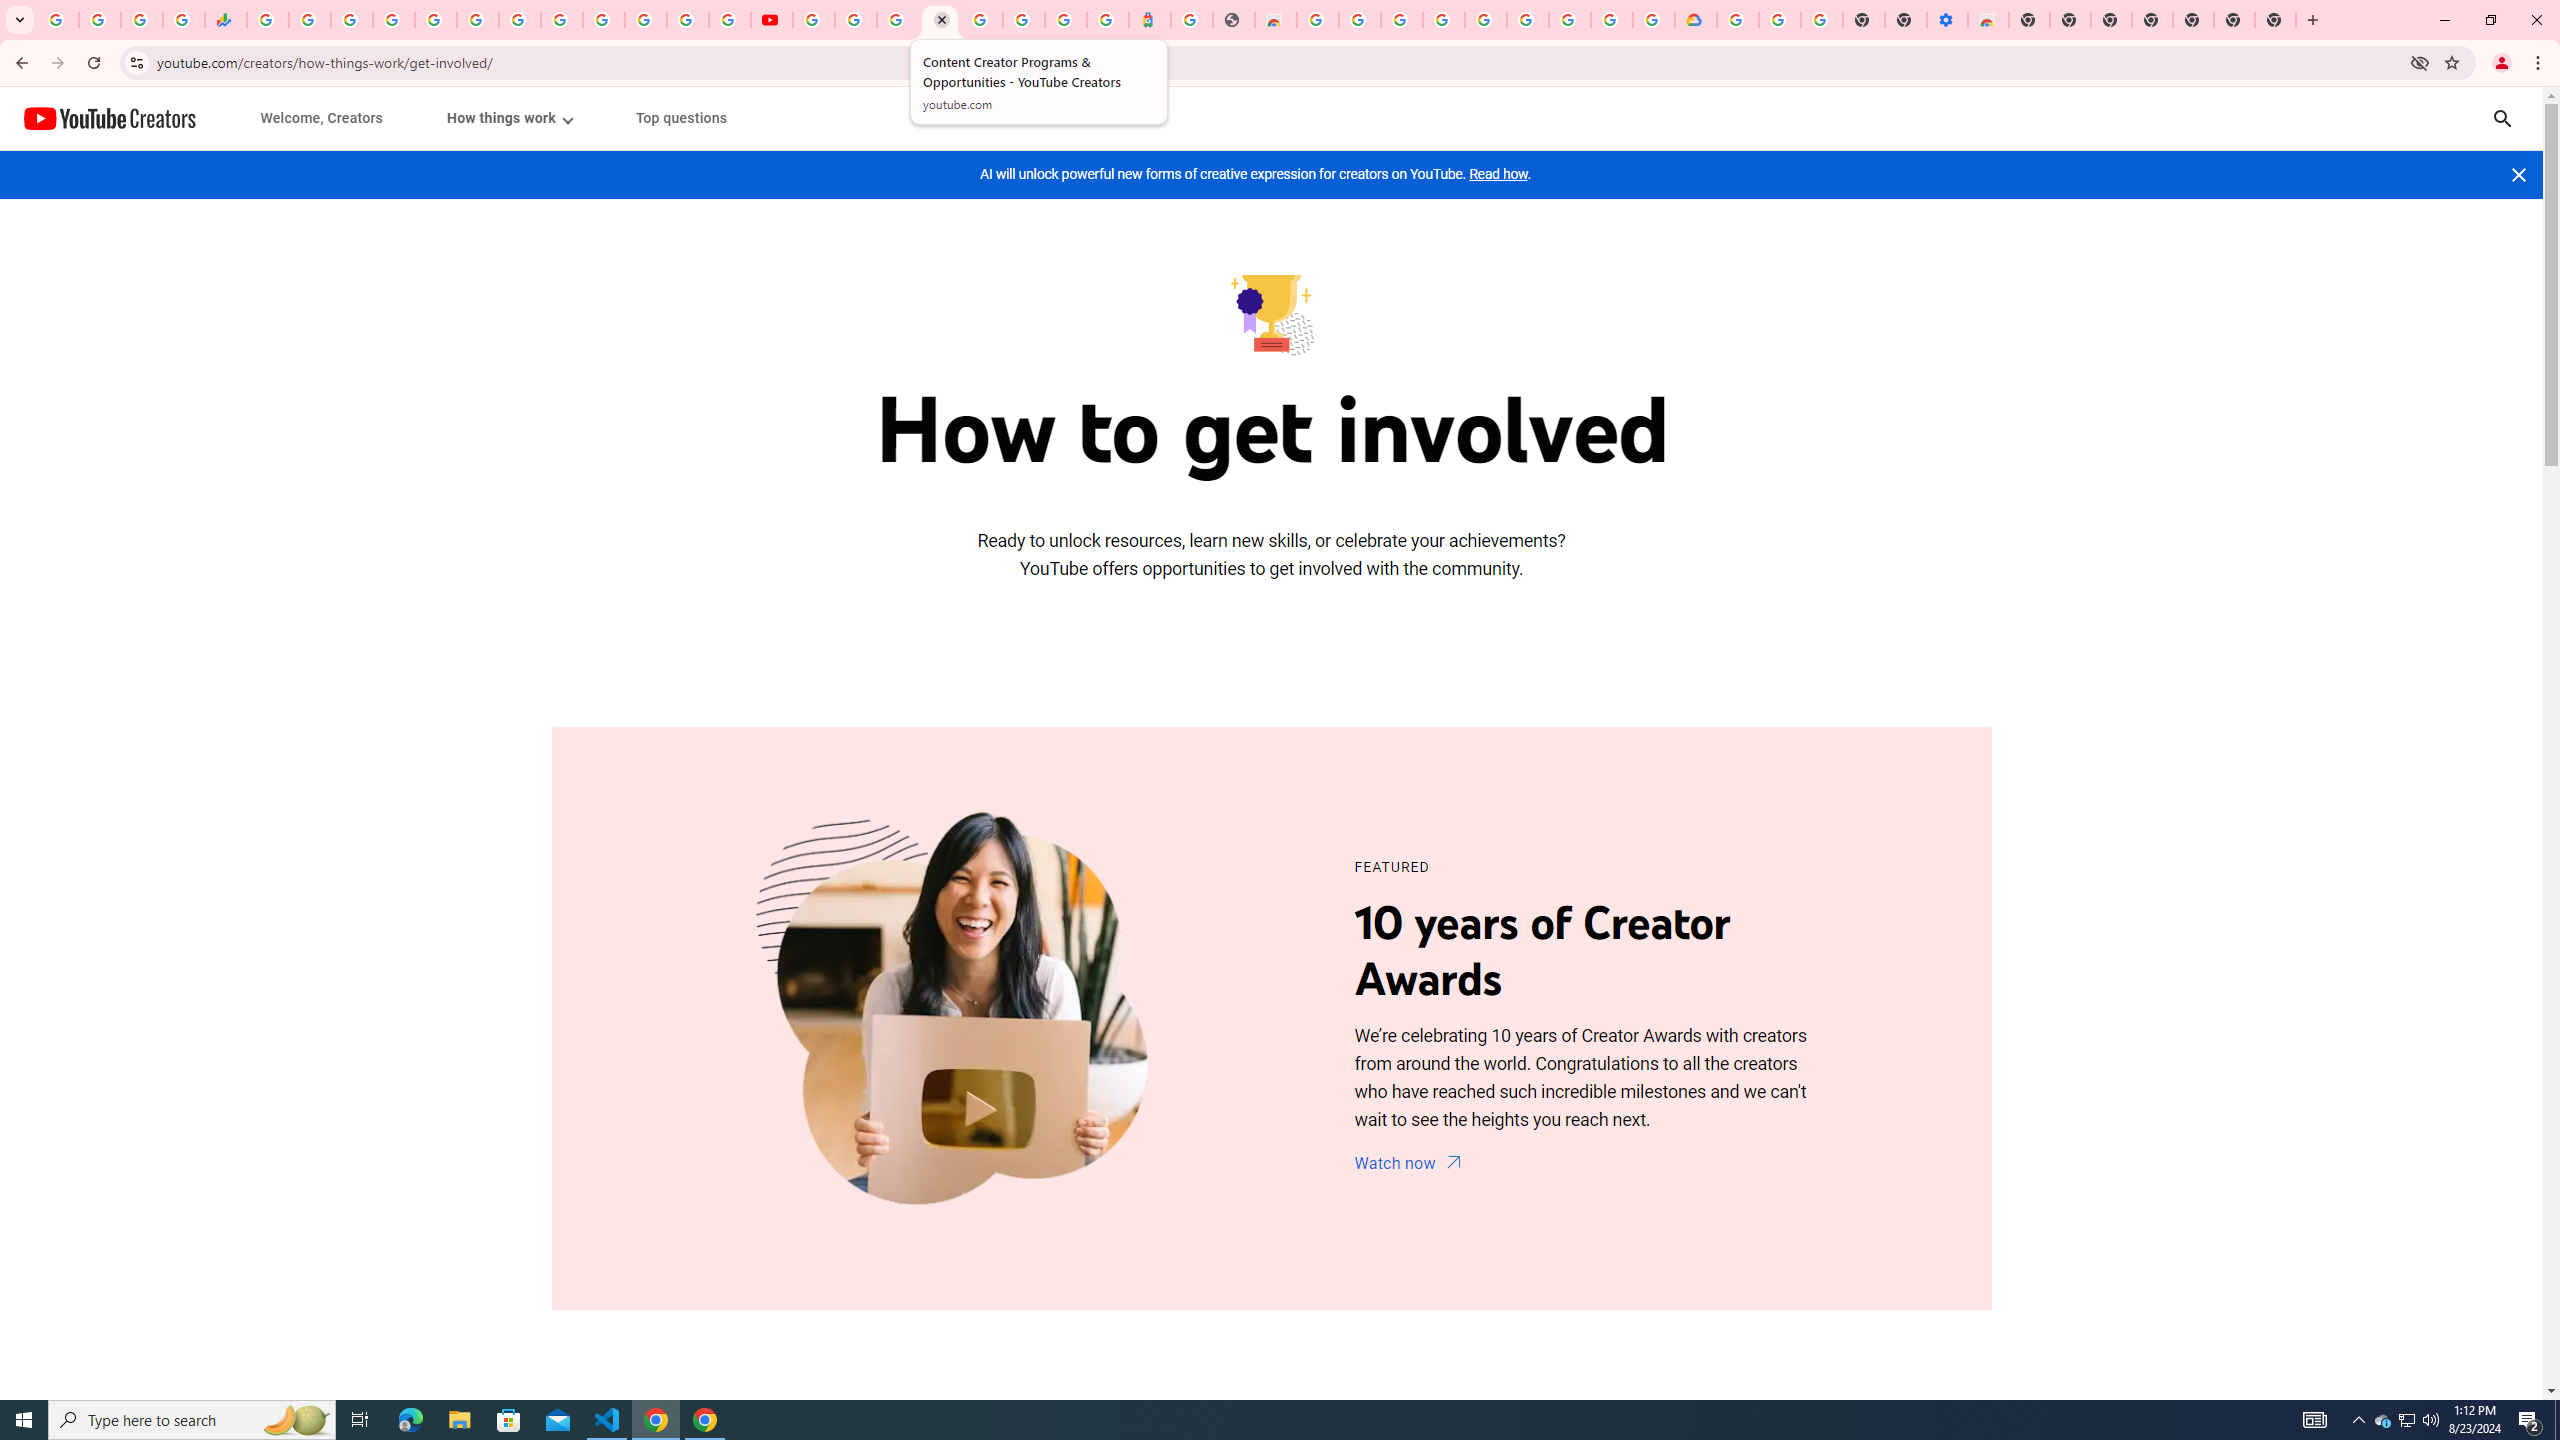 Image resolution: width=2560 pixels, height=1440 pixels. I want to click on 'Sign in - Google Accounts', so click(394, 19).